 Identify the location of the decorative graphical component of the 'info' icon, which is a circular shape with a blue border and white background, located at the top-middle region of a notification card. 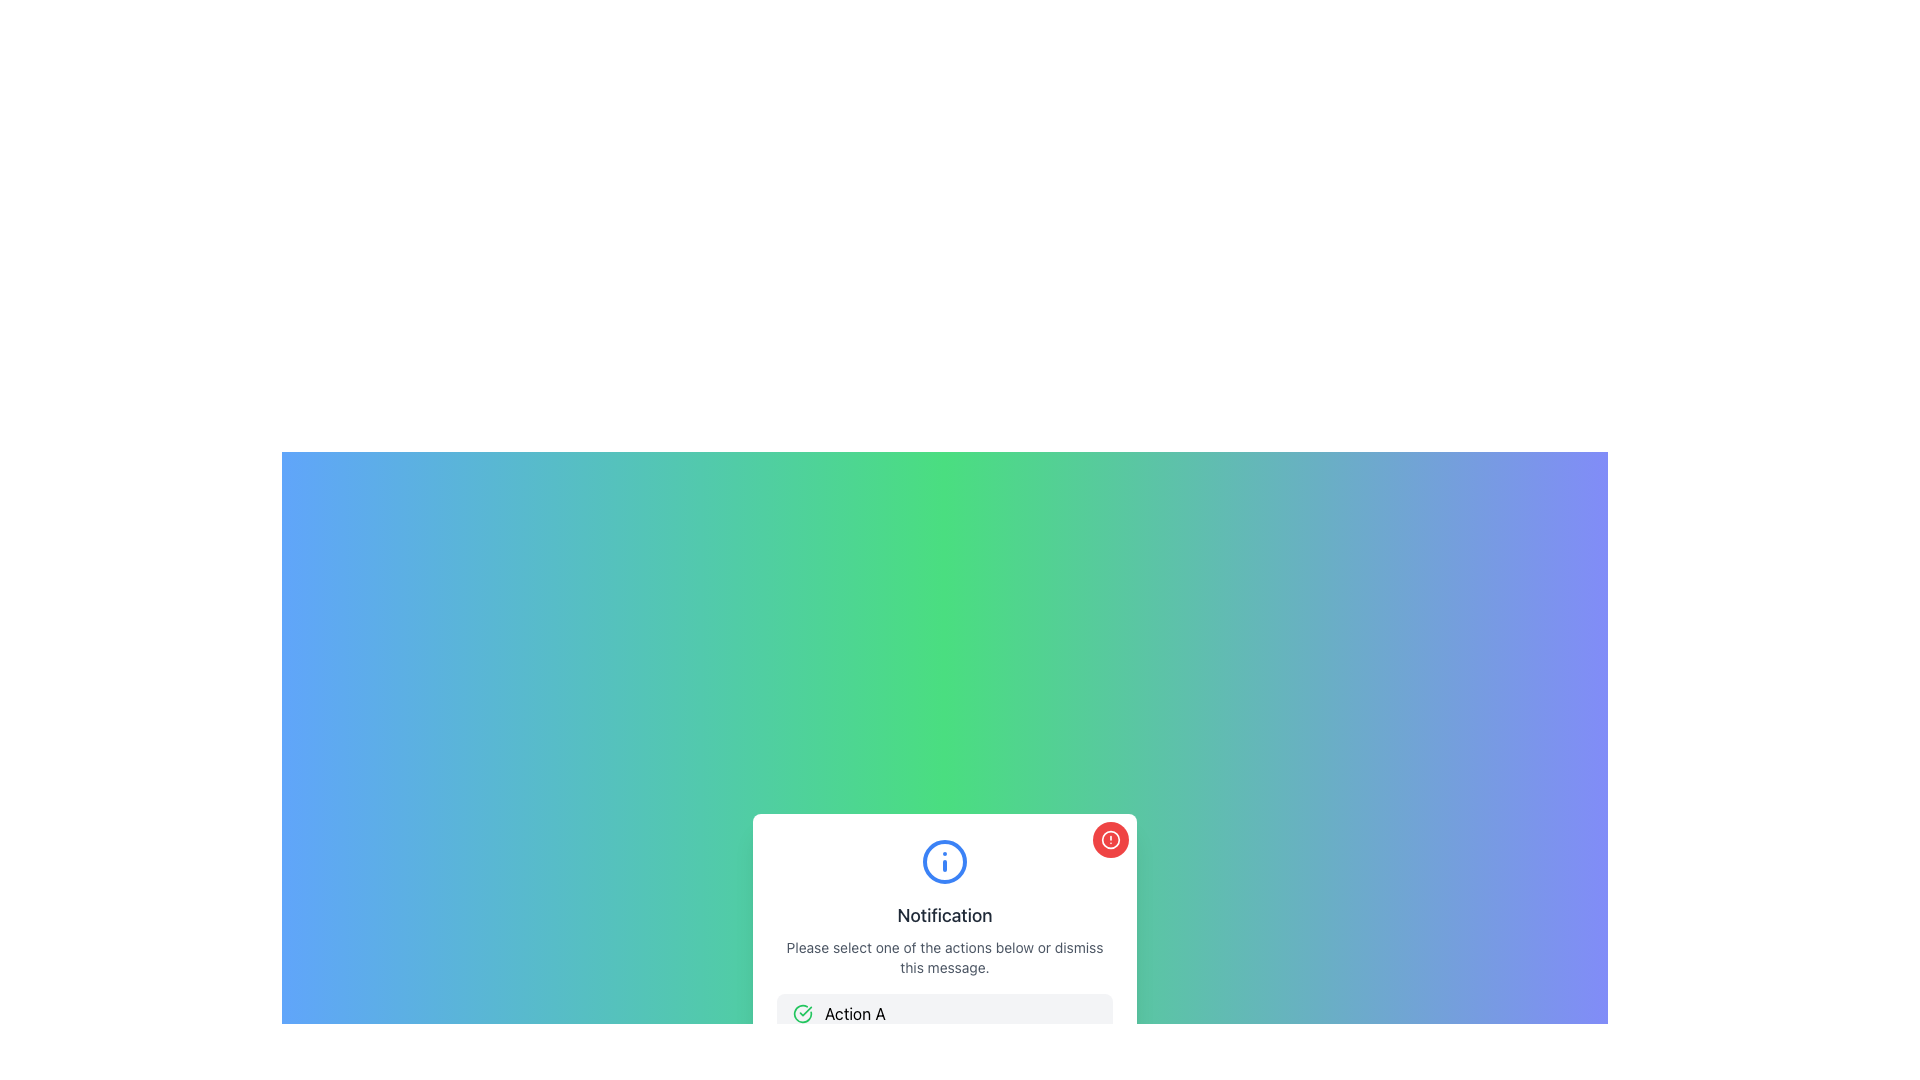
(944, 860).